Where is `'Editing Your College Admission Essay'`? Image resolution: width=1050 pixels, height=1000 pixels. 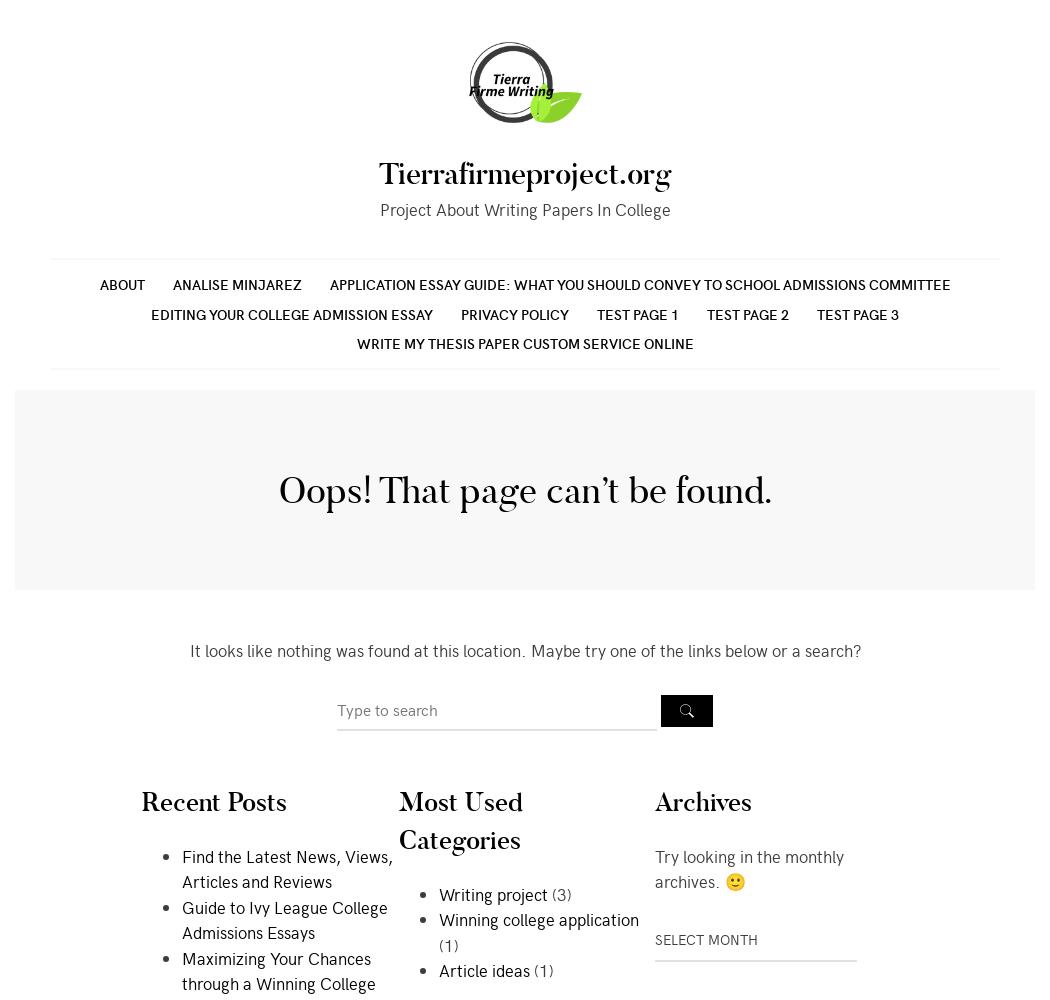 'Editing Your College Admission Essay' is located at coordinates (291, 312).